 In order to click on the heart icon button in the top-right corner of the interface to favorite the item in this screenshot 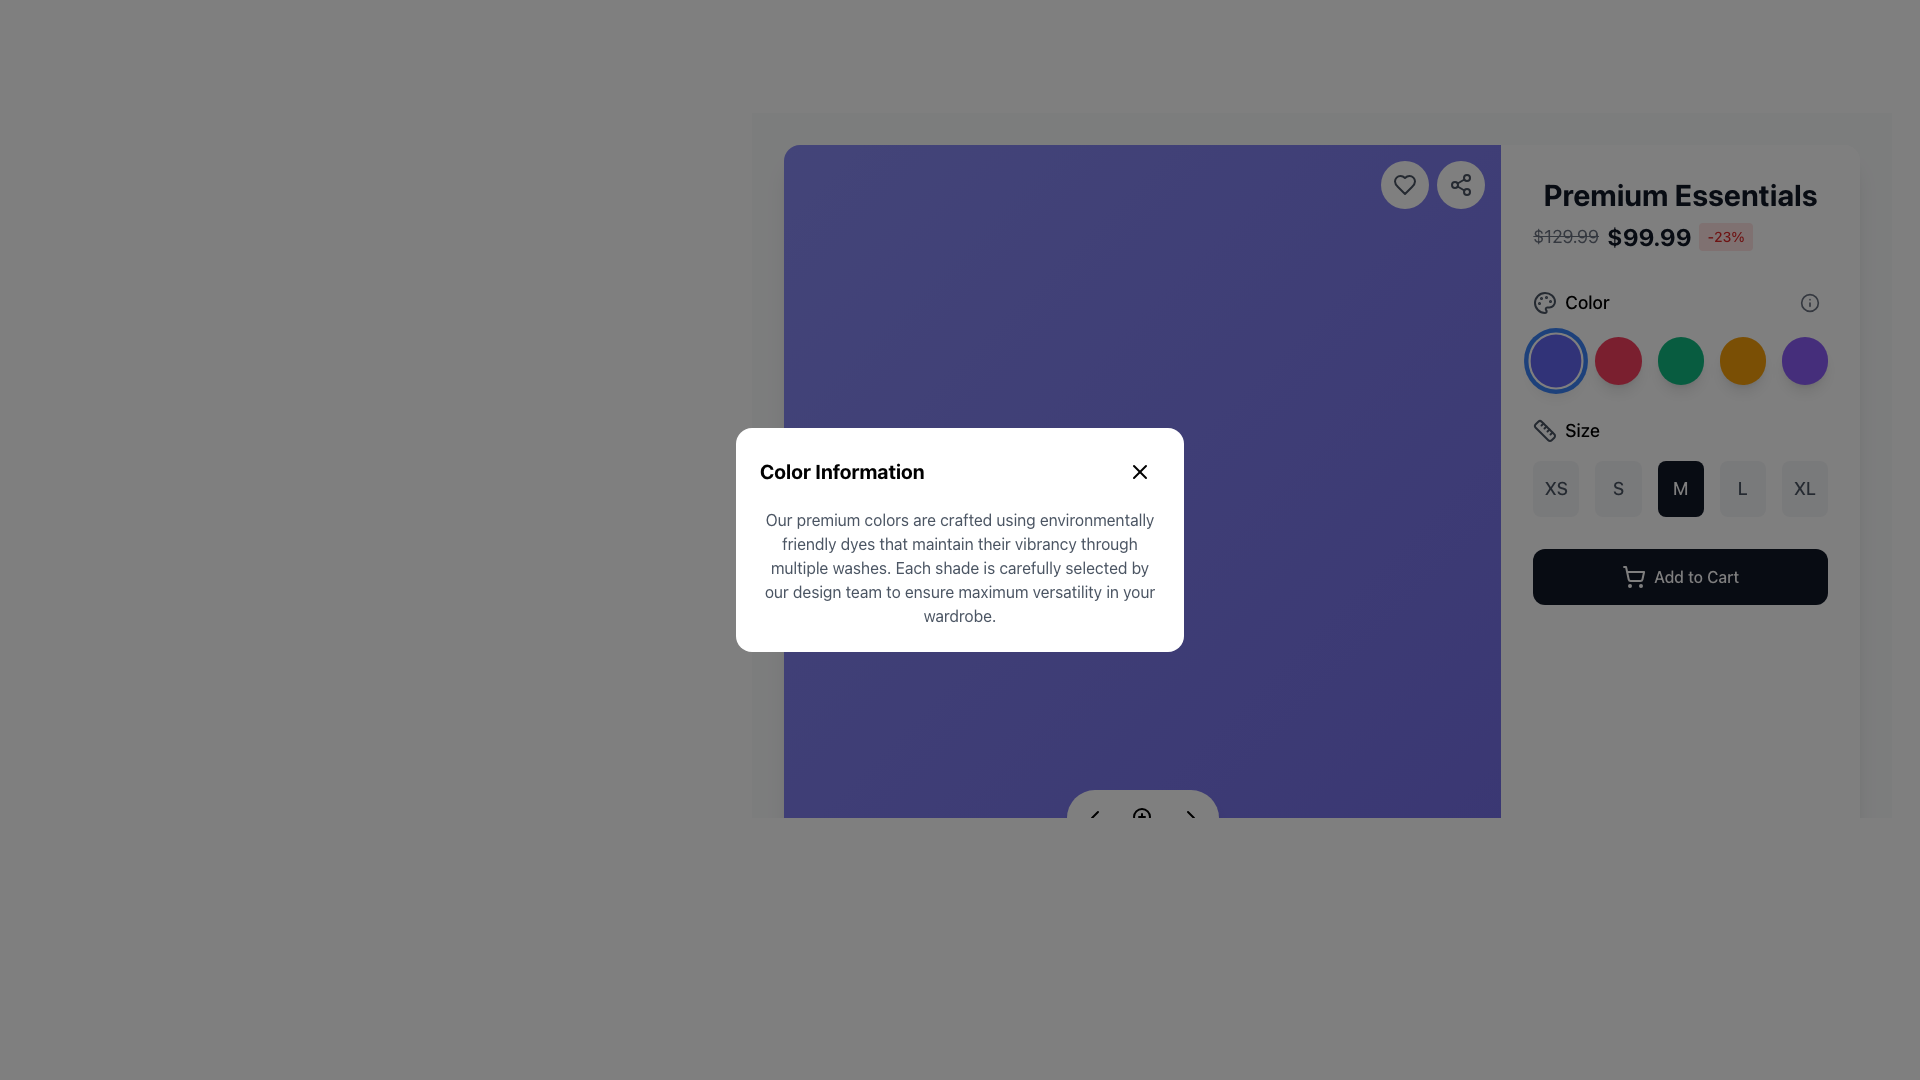, I will do `click(1404, 185)`.